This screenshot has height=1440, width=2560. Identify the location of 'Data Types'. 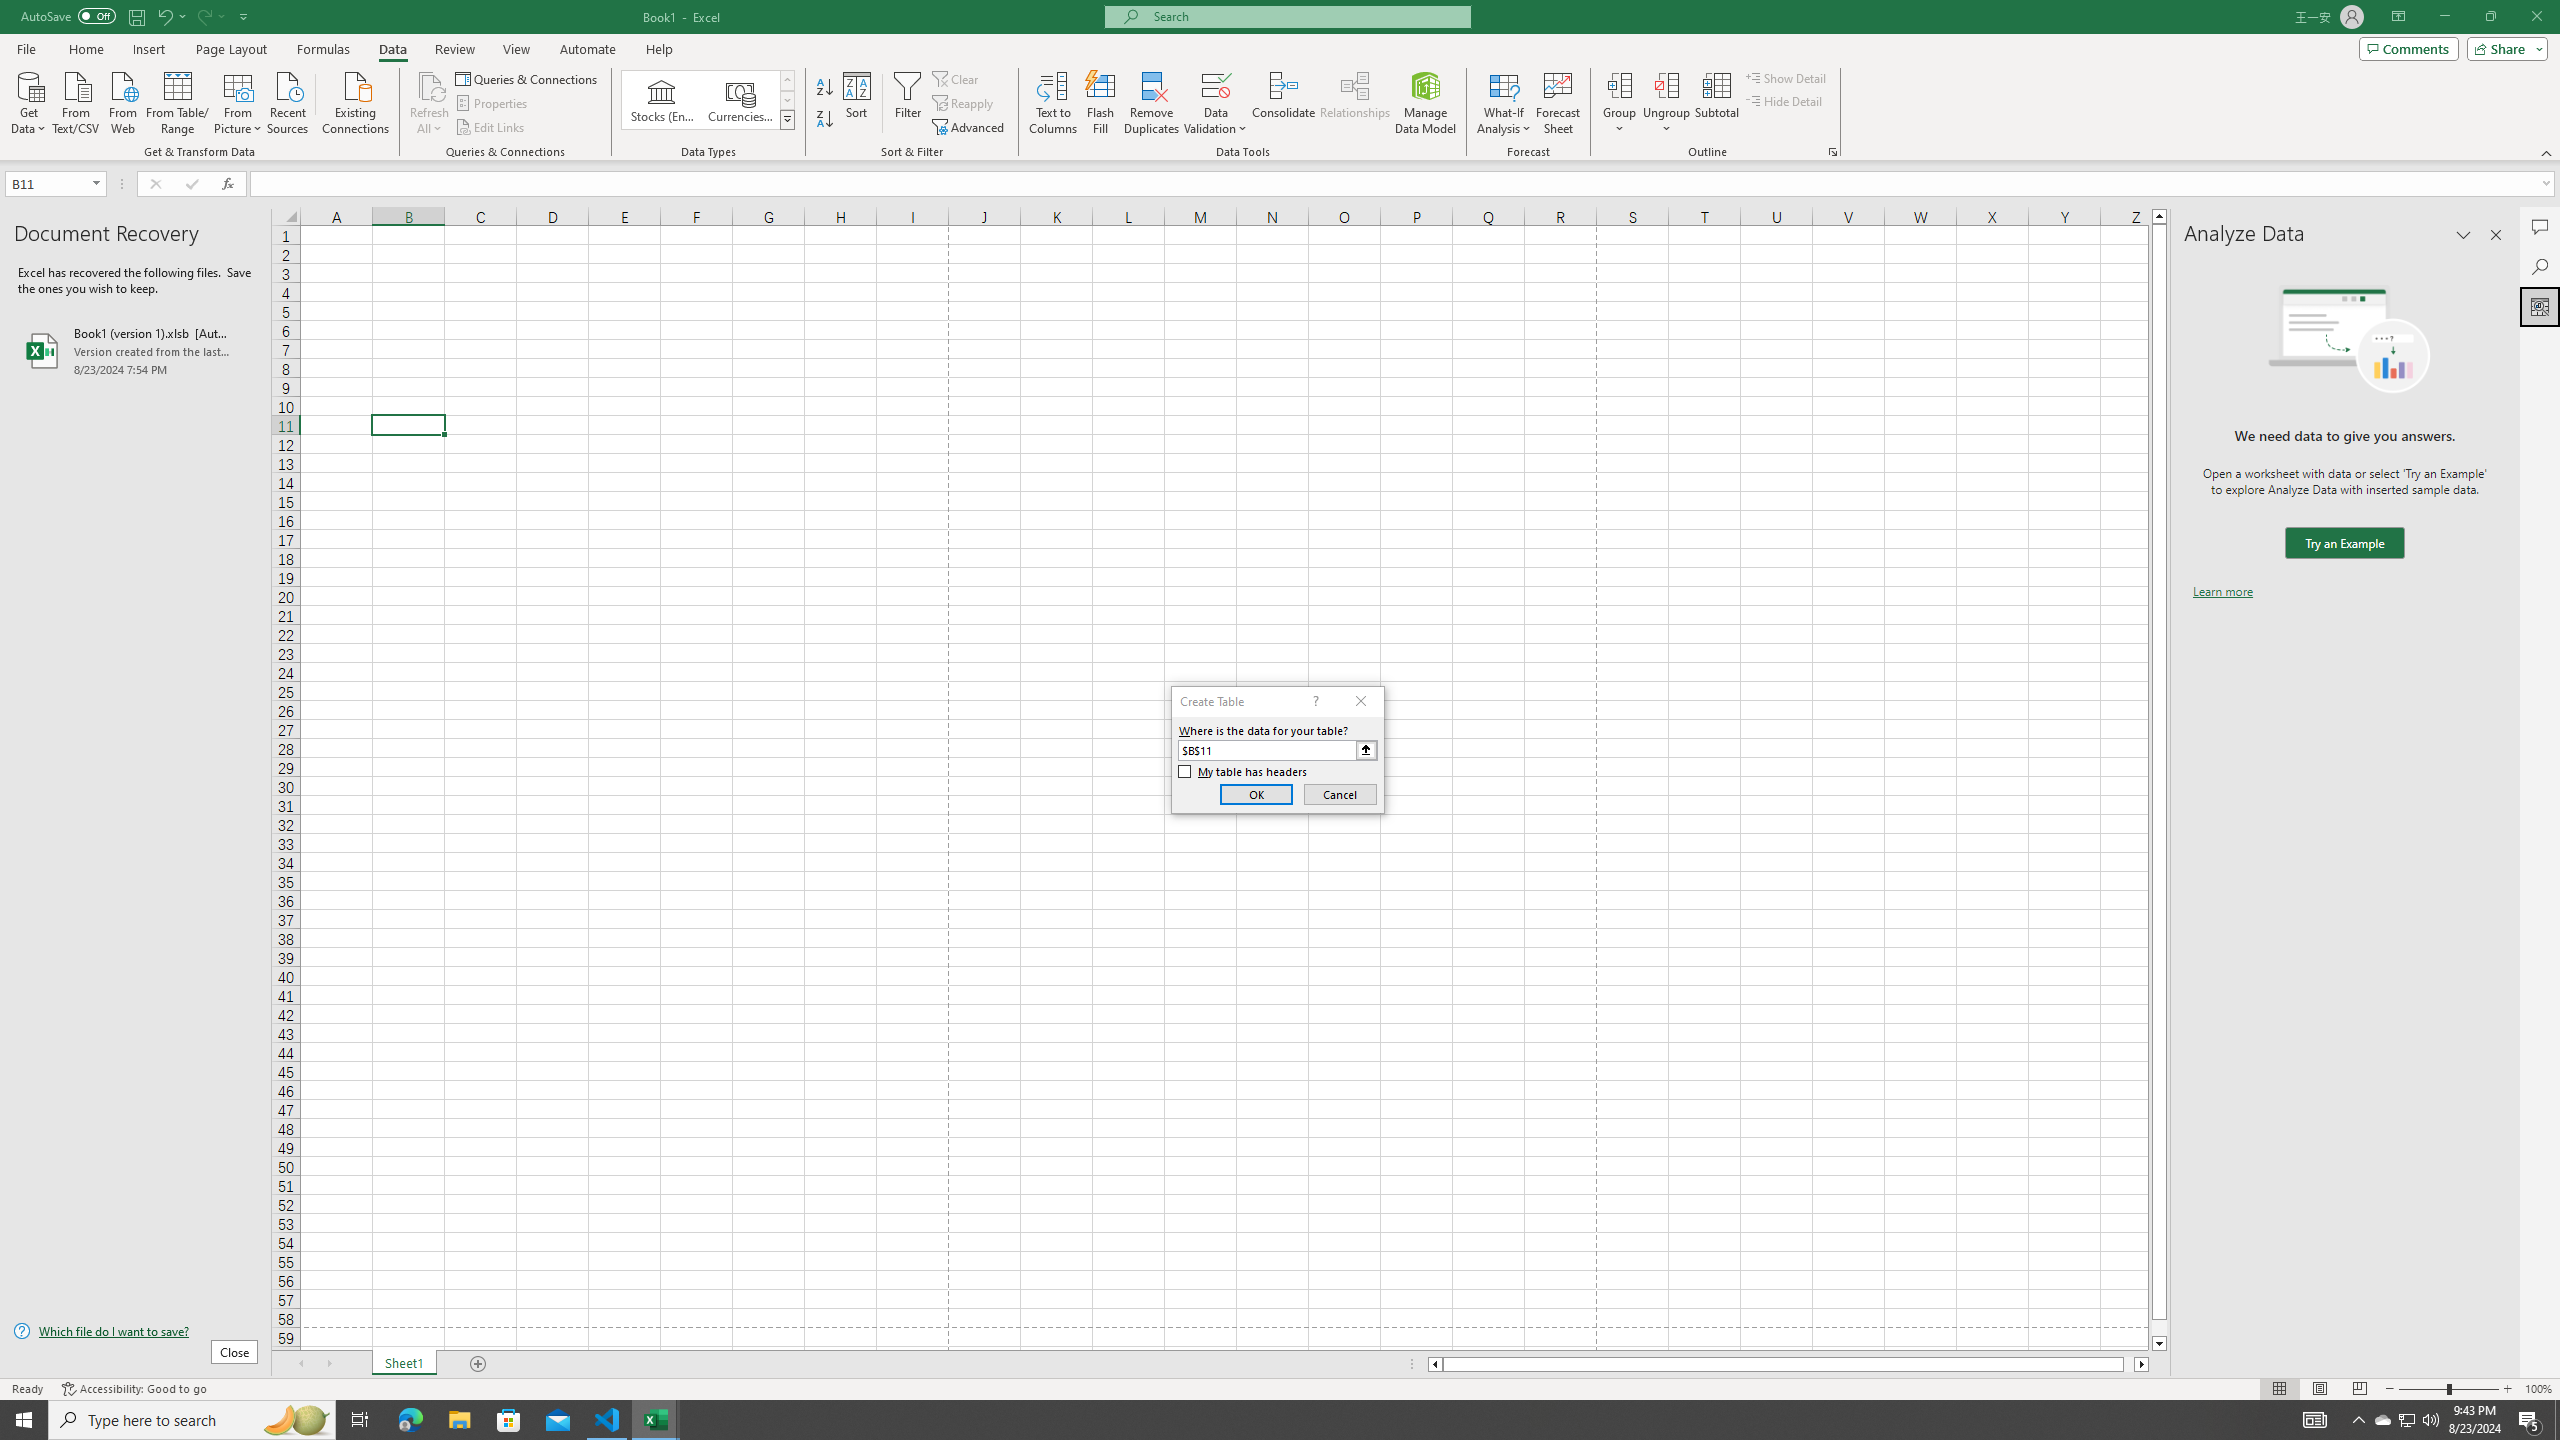
(787, 118).